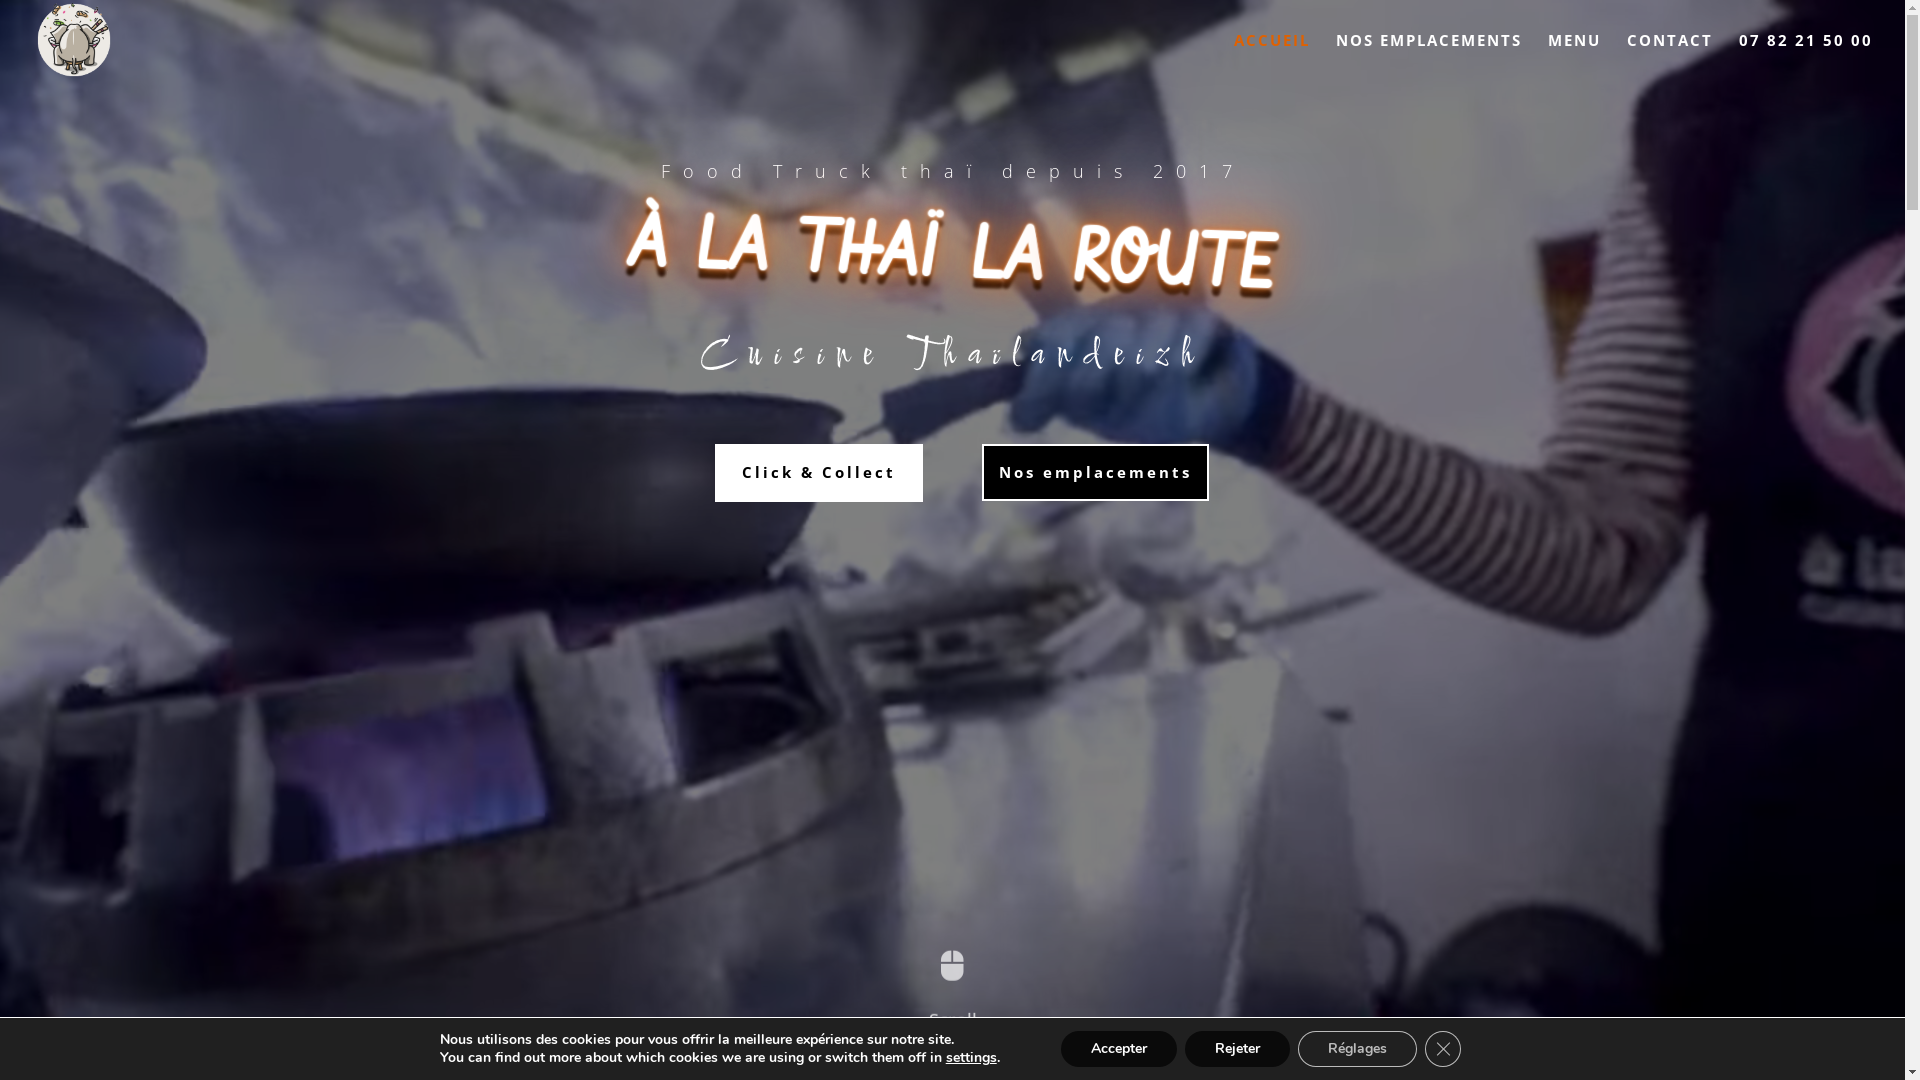 This screenshot has height=1080, width=1920. Describe the element at coordinates (1805, 55) in the screenshot. I see `'07 82 21 50 00'` at that location.